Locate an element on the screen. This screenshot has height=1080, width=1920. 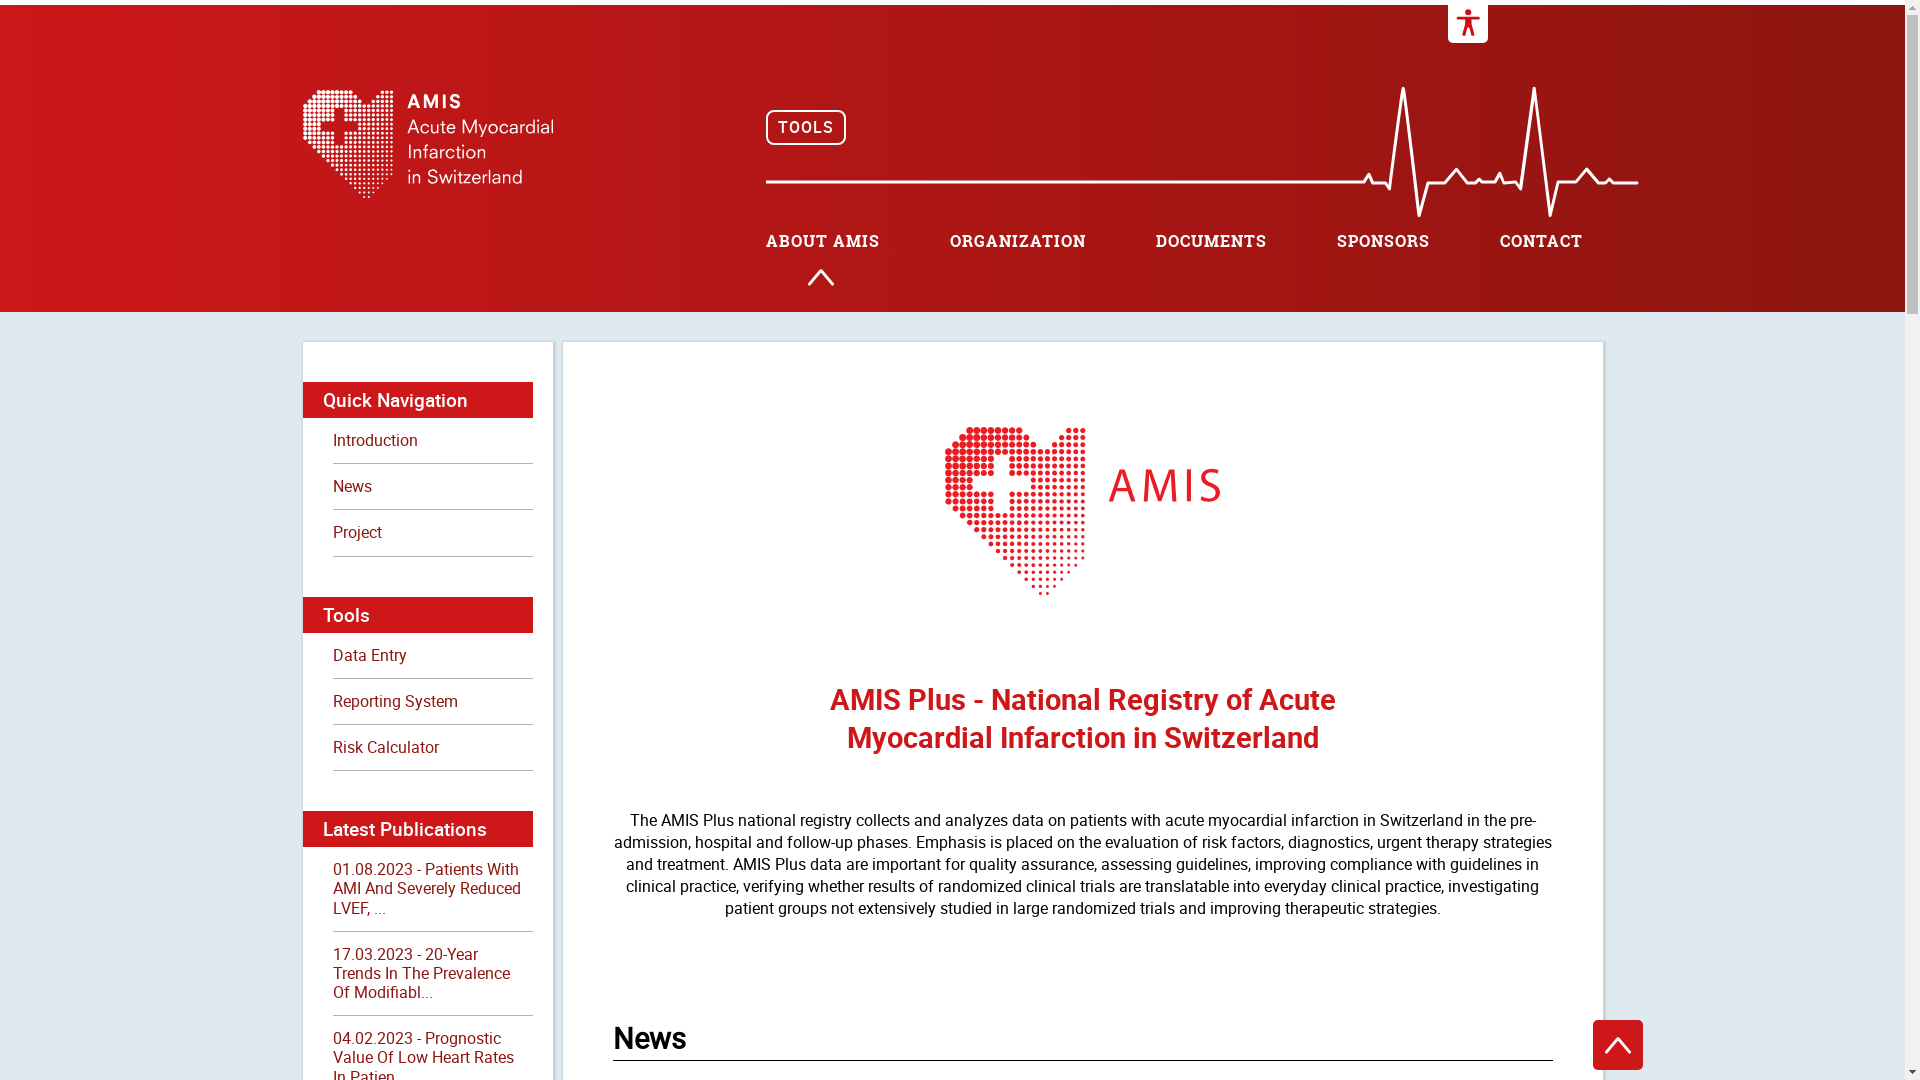
'Project' is located at coordinates (431, 531).